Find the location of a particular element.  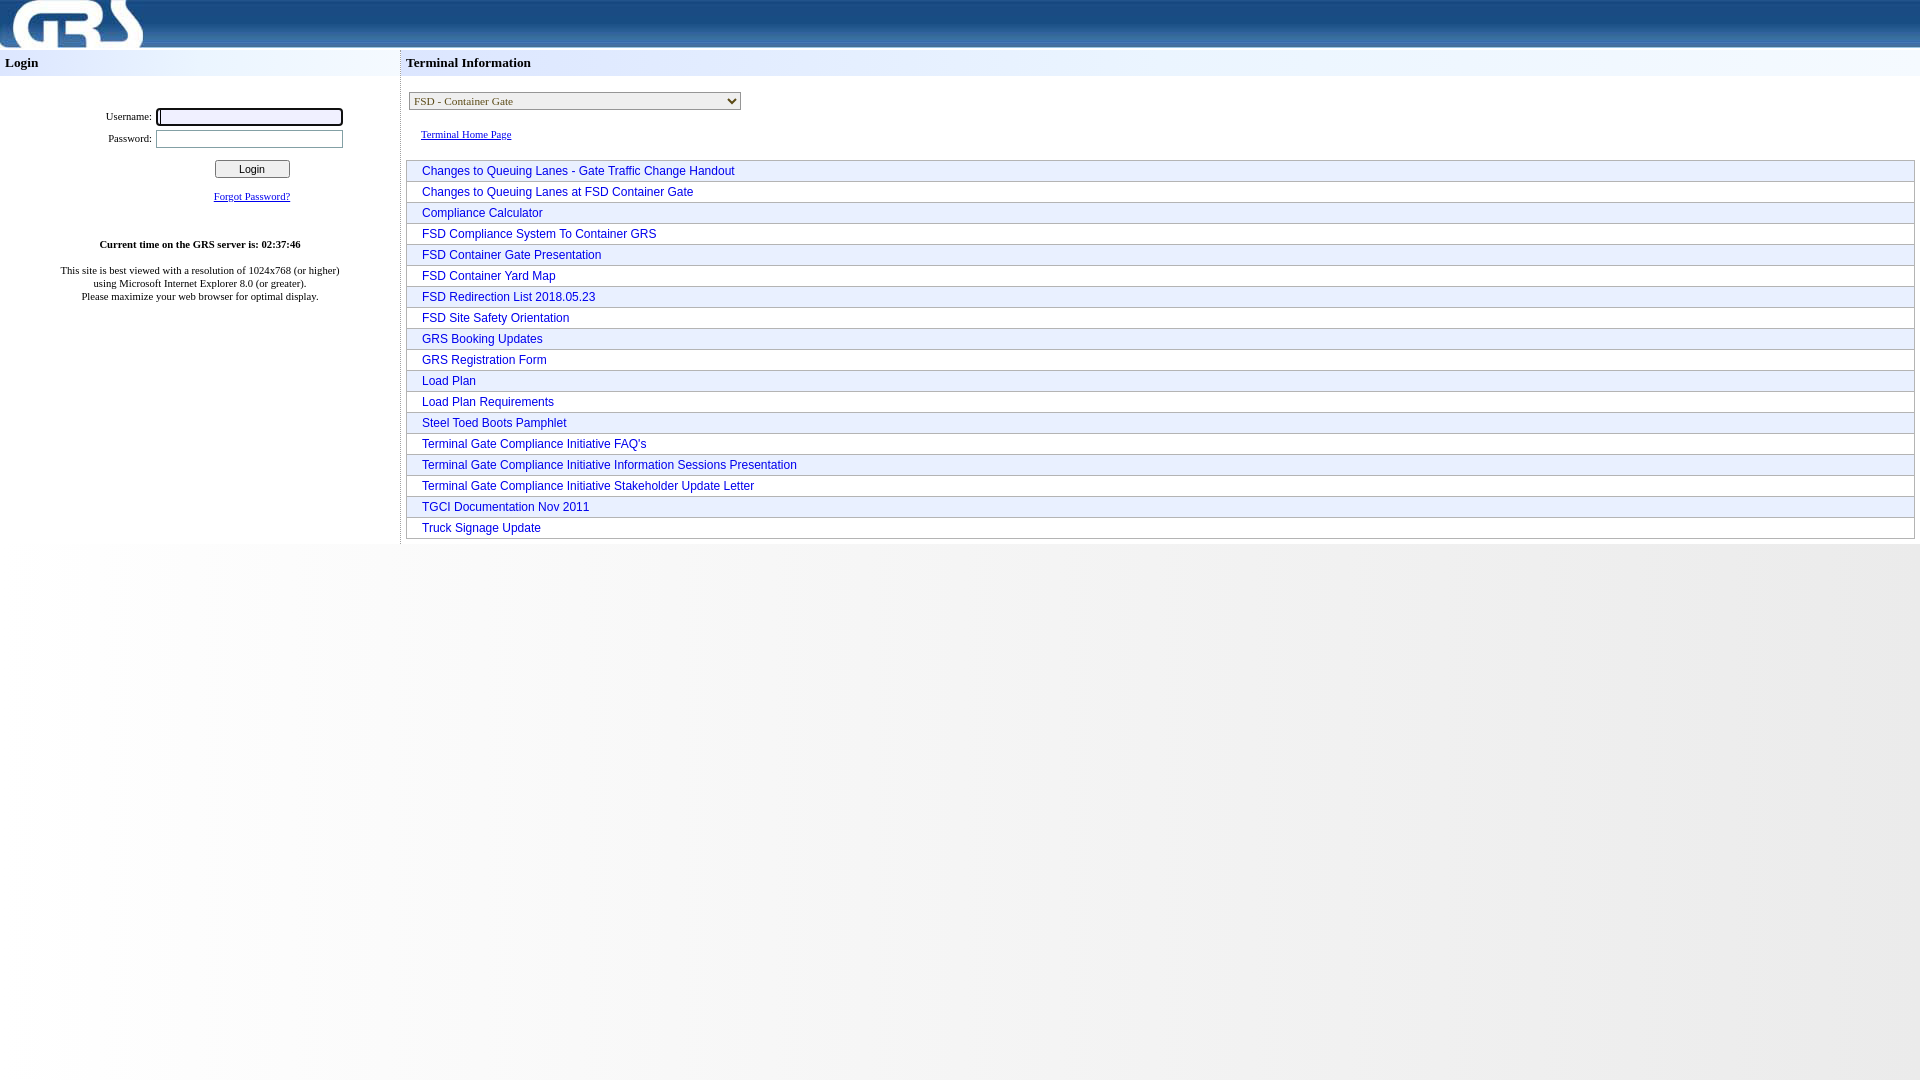

'Terminal Home Page' is located at coordinates (564, 135).